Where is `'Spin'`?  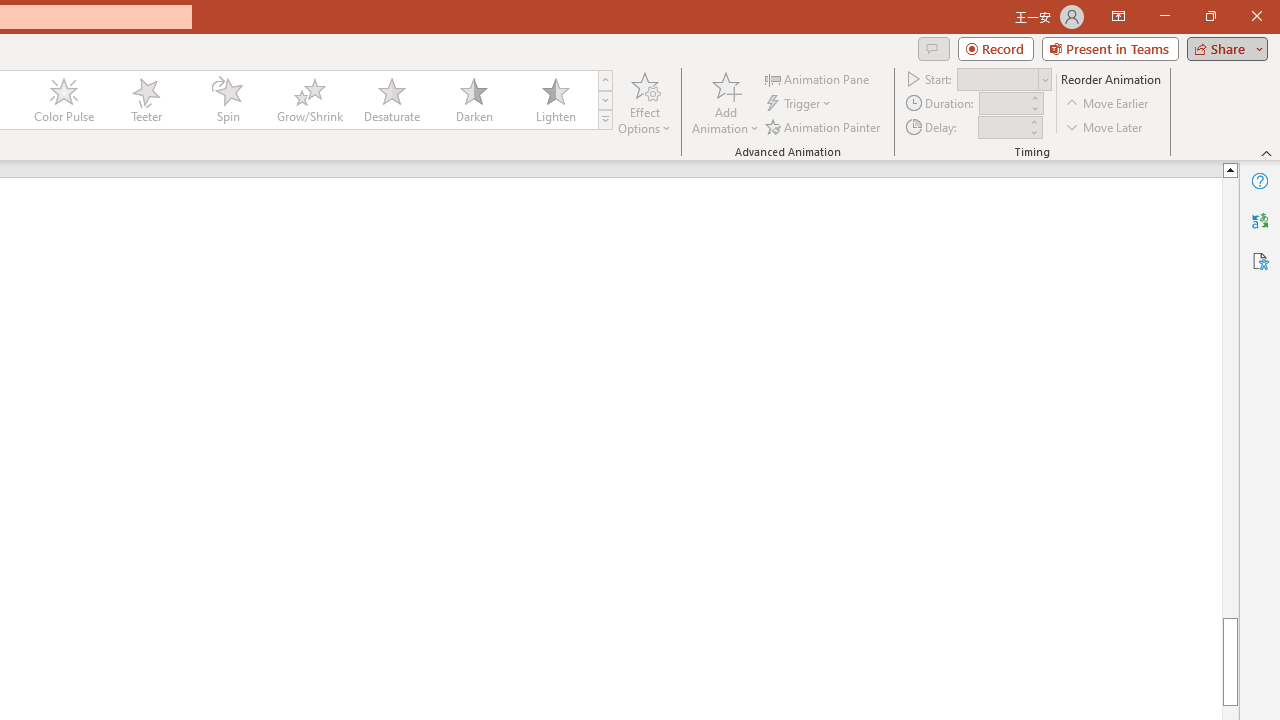
'Spin' is located at coordinates (227, 100).